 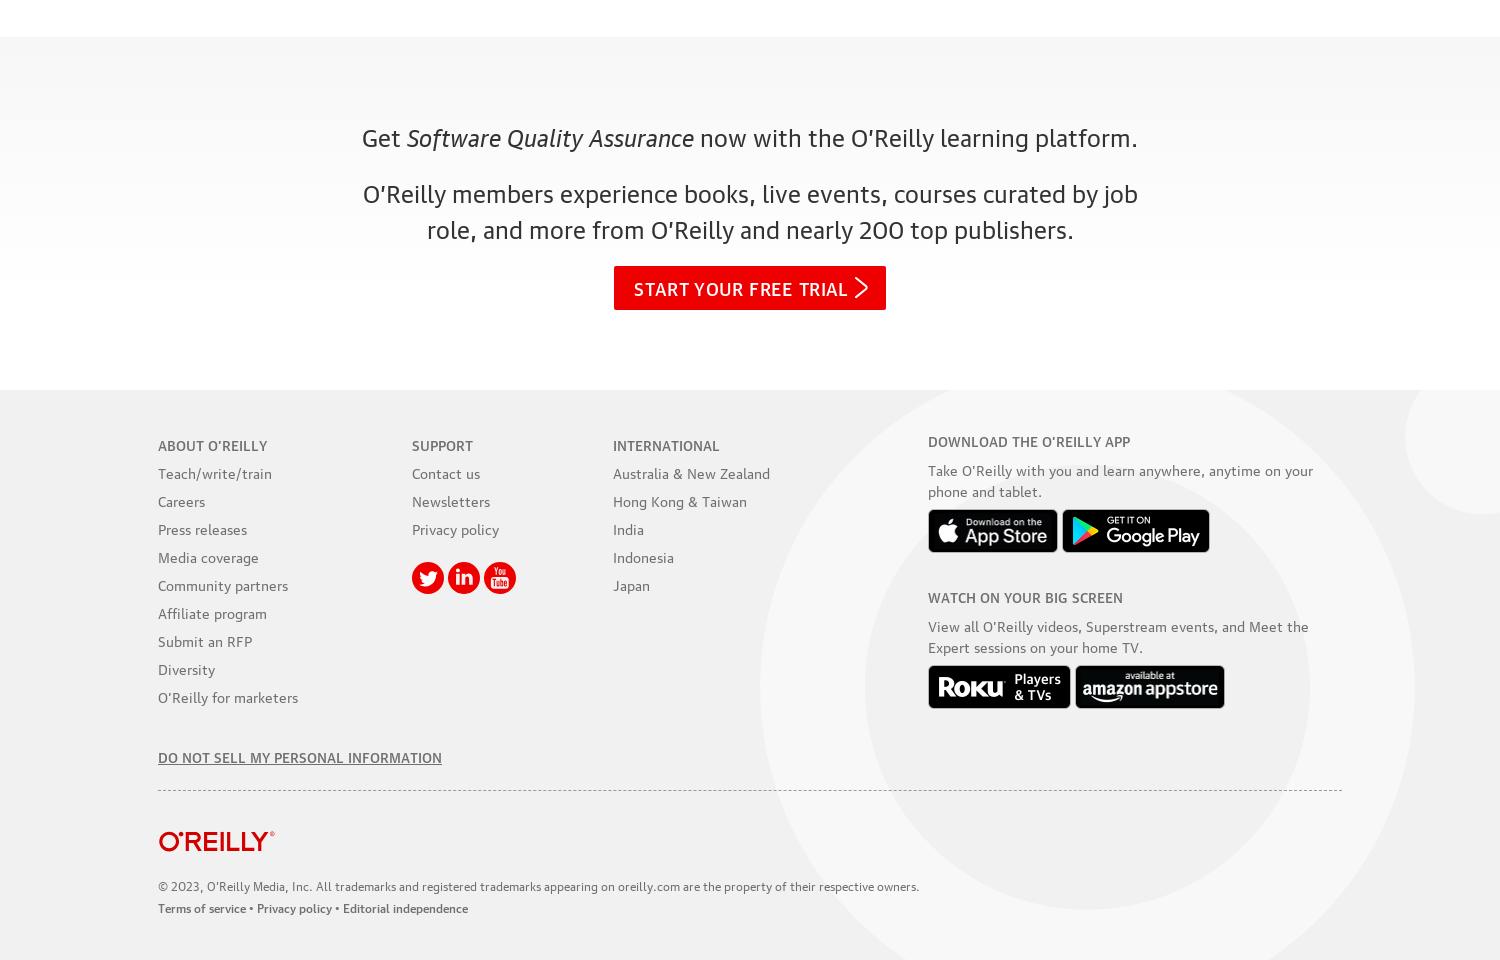 I want to click on 'O’Reilly members experience books, live events, courses curated by job role, and more from O’Reilly and', so click(x=748, y=210).